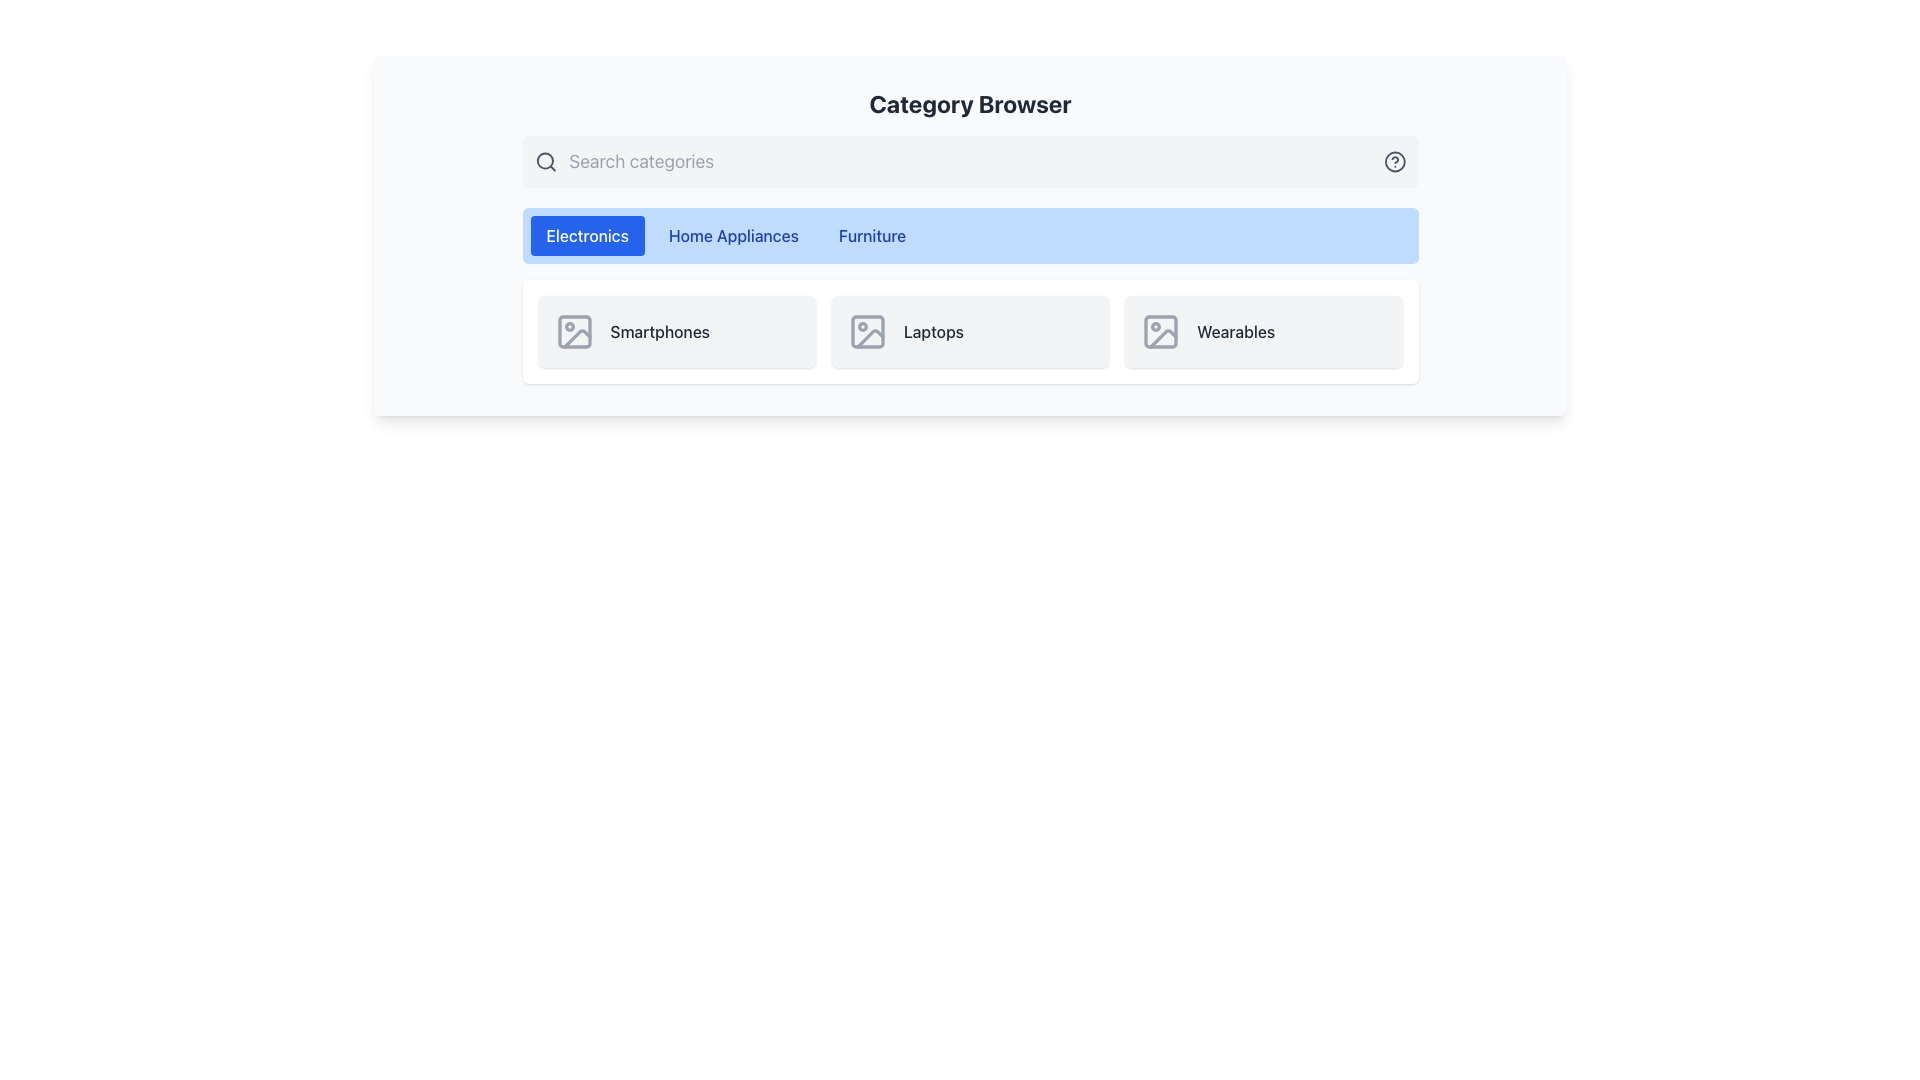 The image size is (1920, 1080). Describe the element at coordinates (545, 161) in the screenshot. I see `the magnifying glass icon located at the leftmost side of the header section, adjacent to the 'Search categories' text input field` at that location.